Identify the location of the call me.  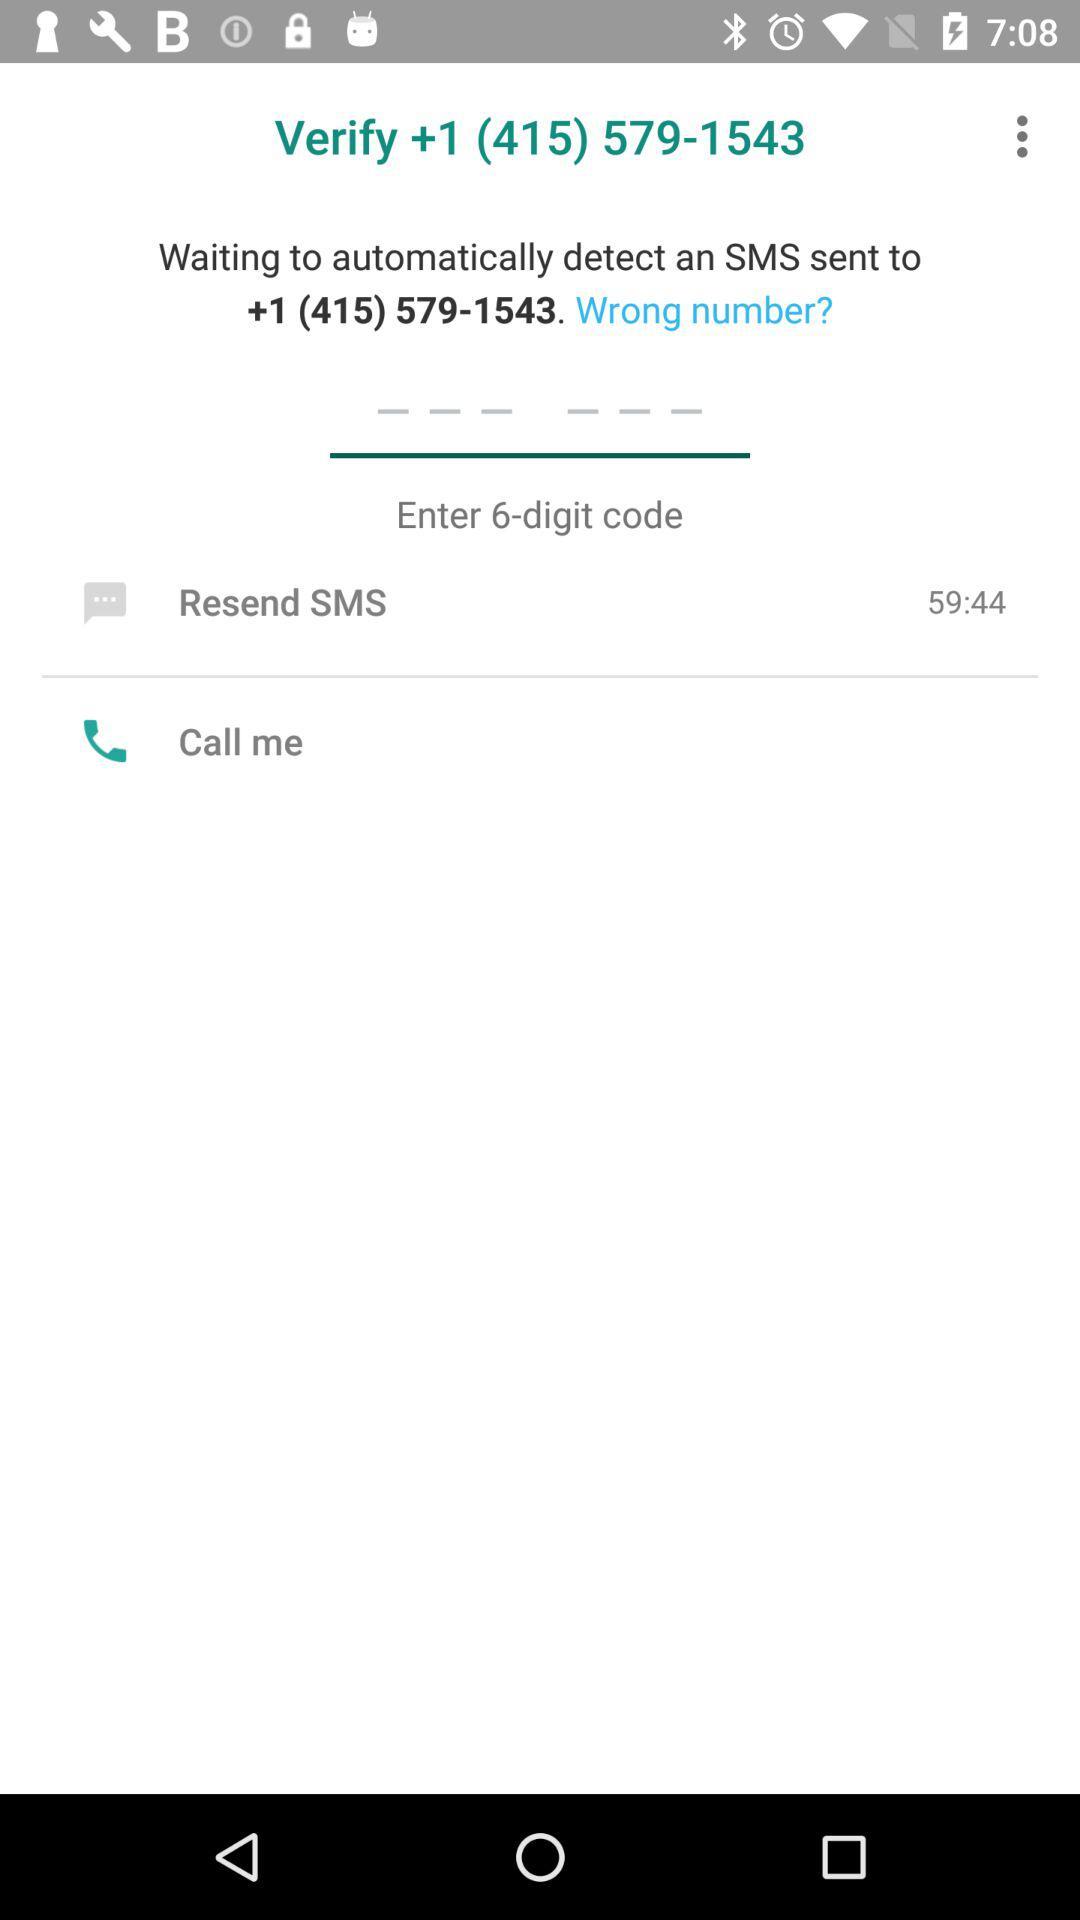
(188, 739).